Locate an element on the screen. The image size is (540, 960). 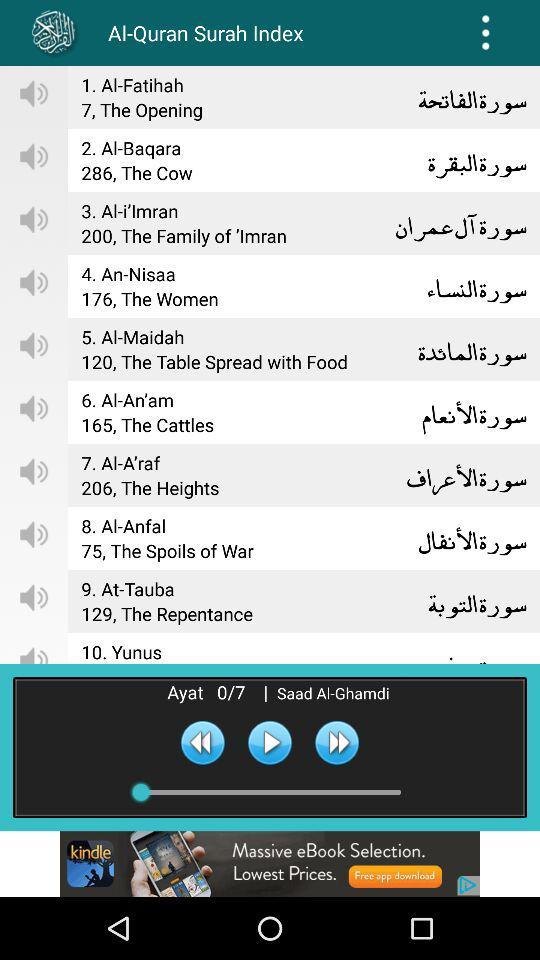
track is located at coordinates (270, 741).